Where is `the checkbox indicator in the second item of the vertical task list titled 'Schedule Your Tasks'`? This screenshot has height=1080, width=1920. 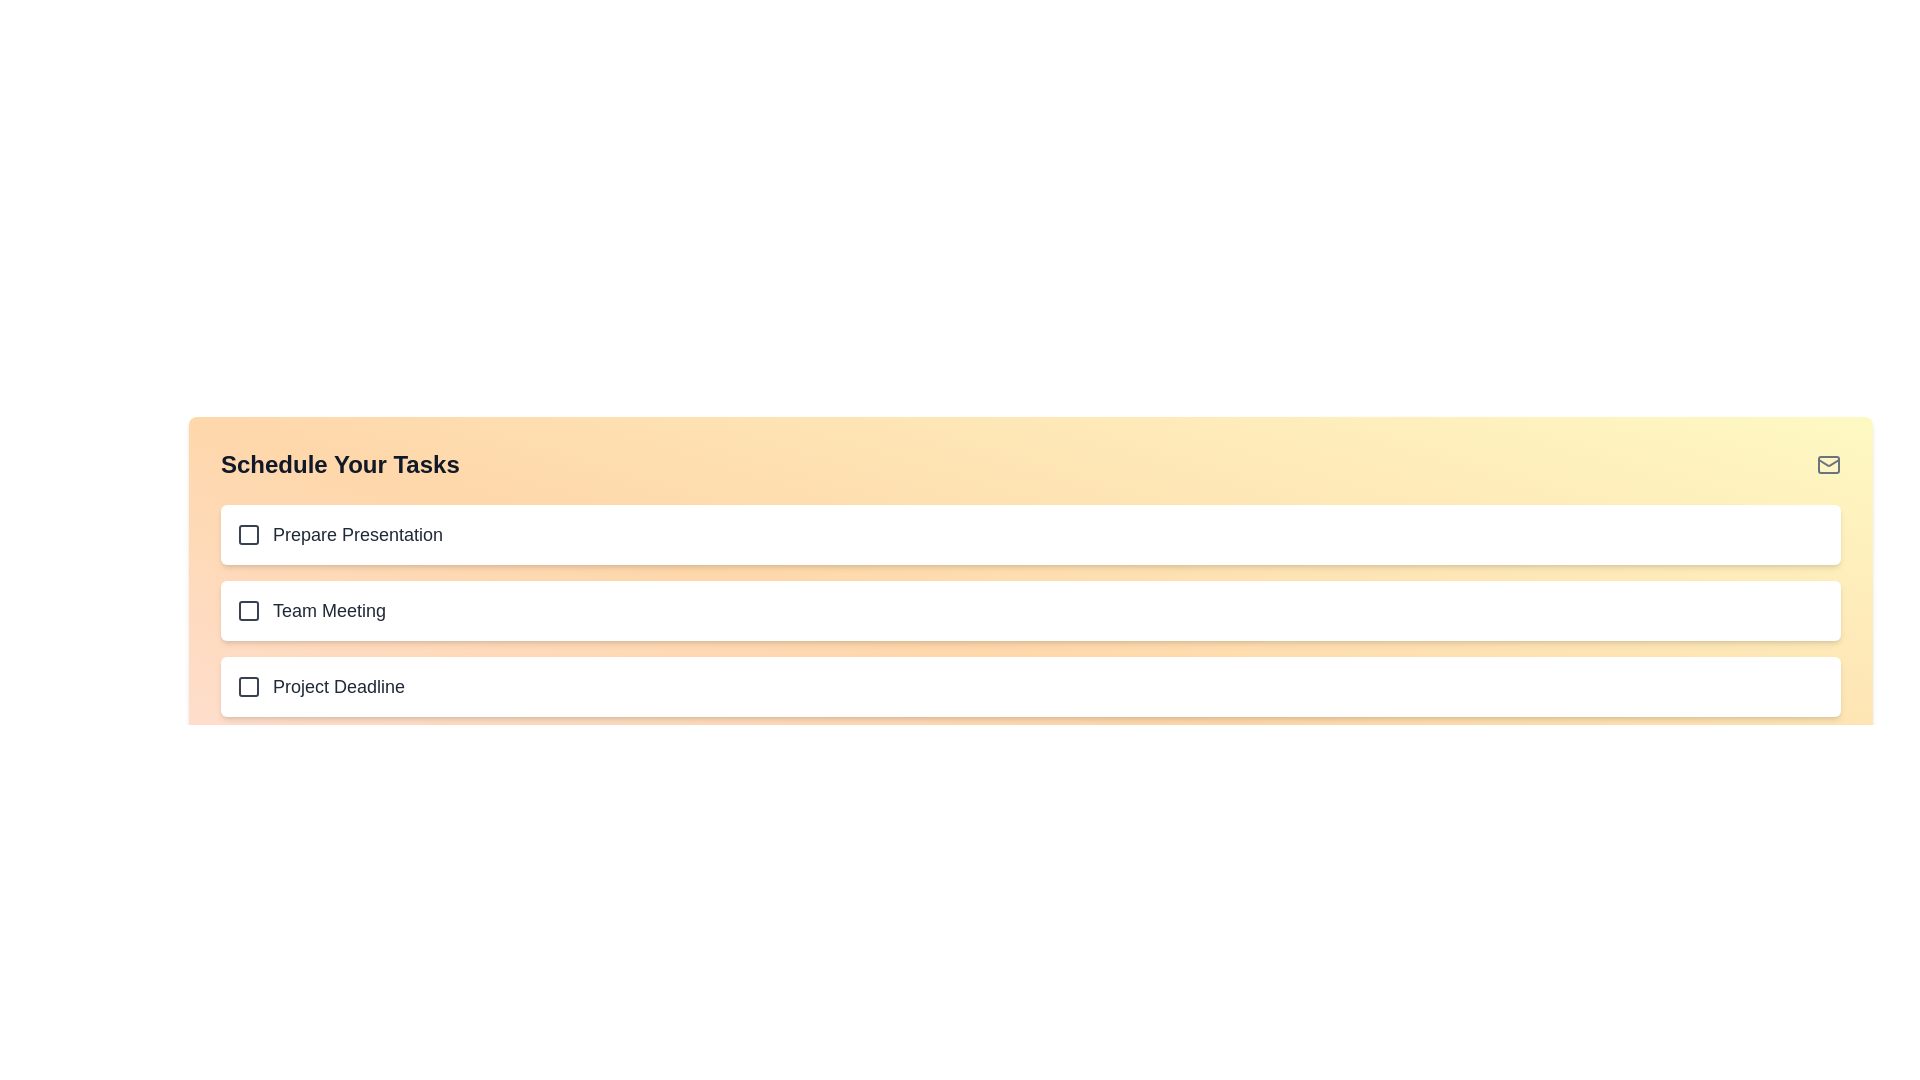 the checkbox indicator in the second item of the vertical task list titled 'Schedule Your Tasks' is located at coordinates (248, 609).